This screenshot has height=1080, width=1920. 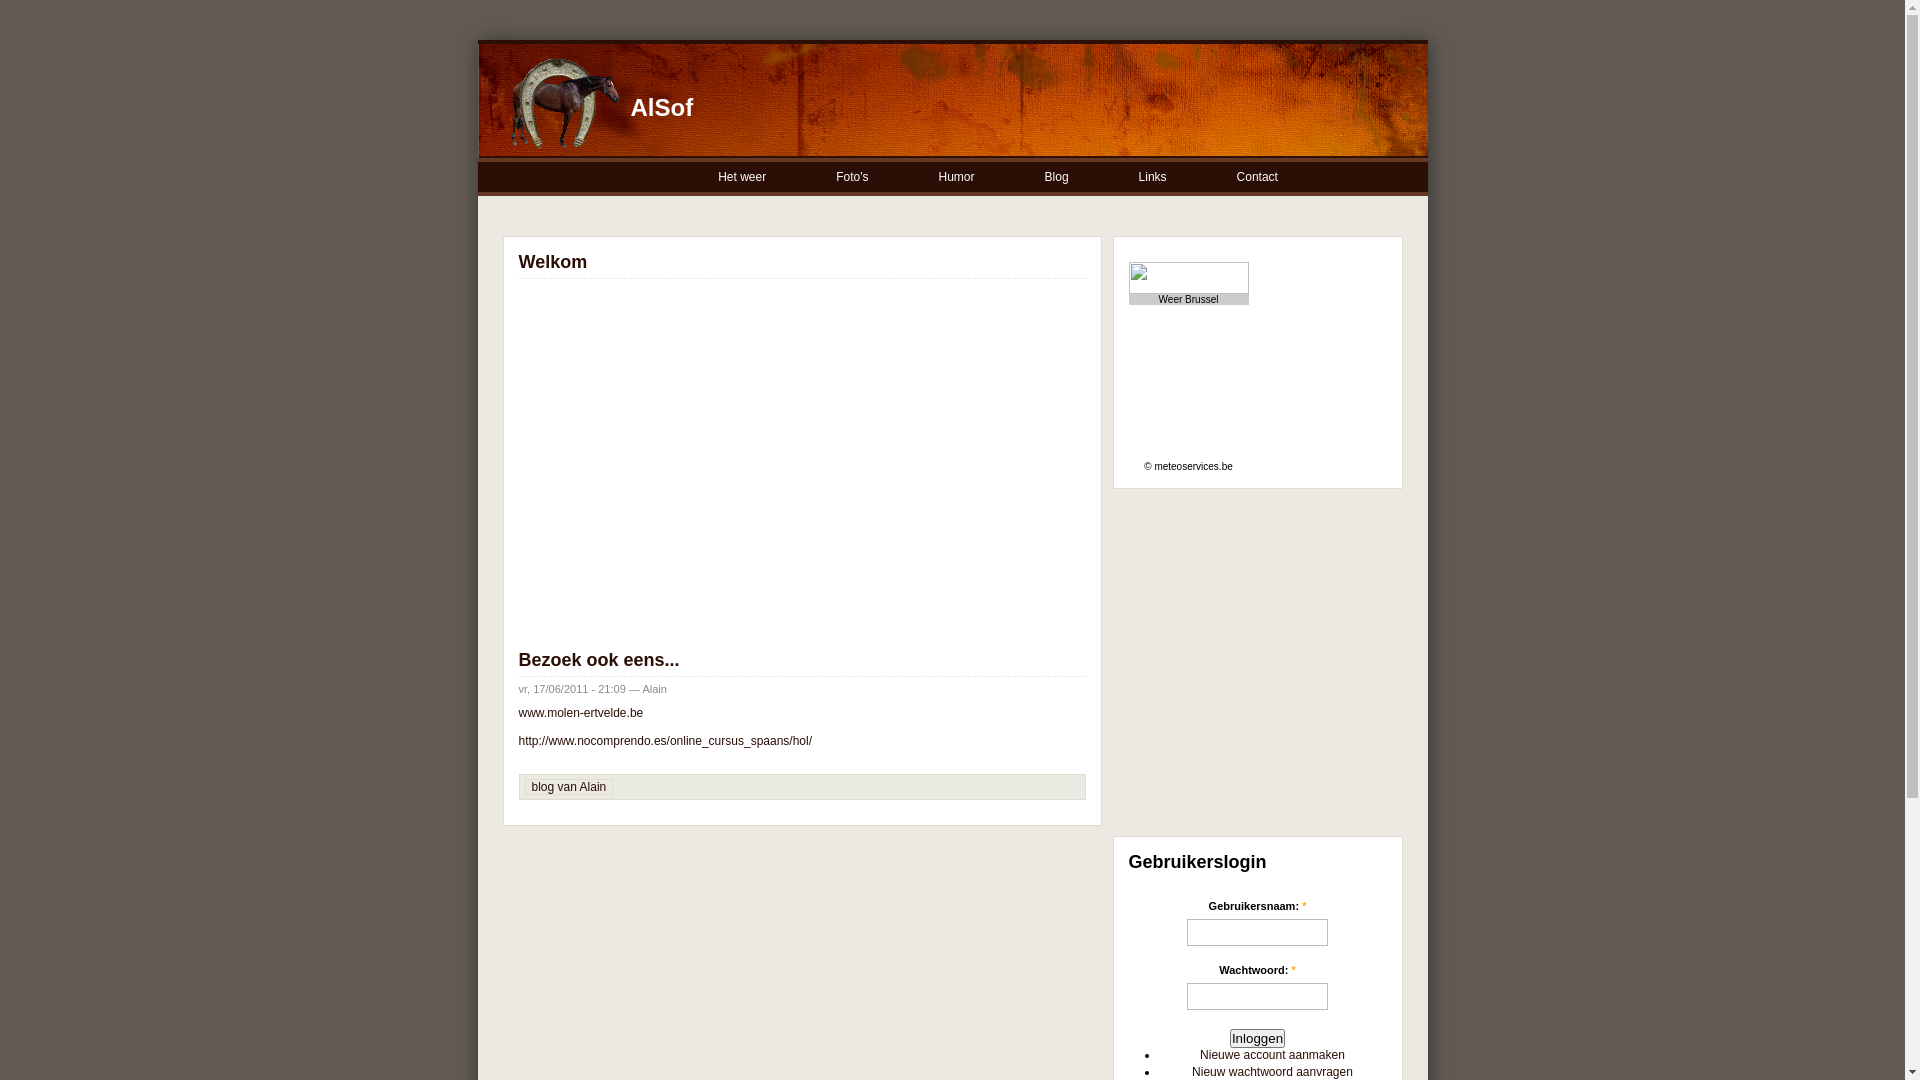 I want to click on 'Het weer', so click(x=742, y=176).